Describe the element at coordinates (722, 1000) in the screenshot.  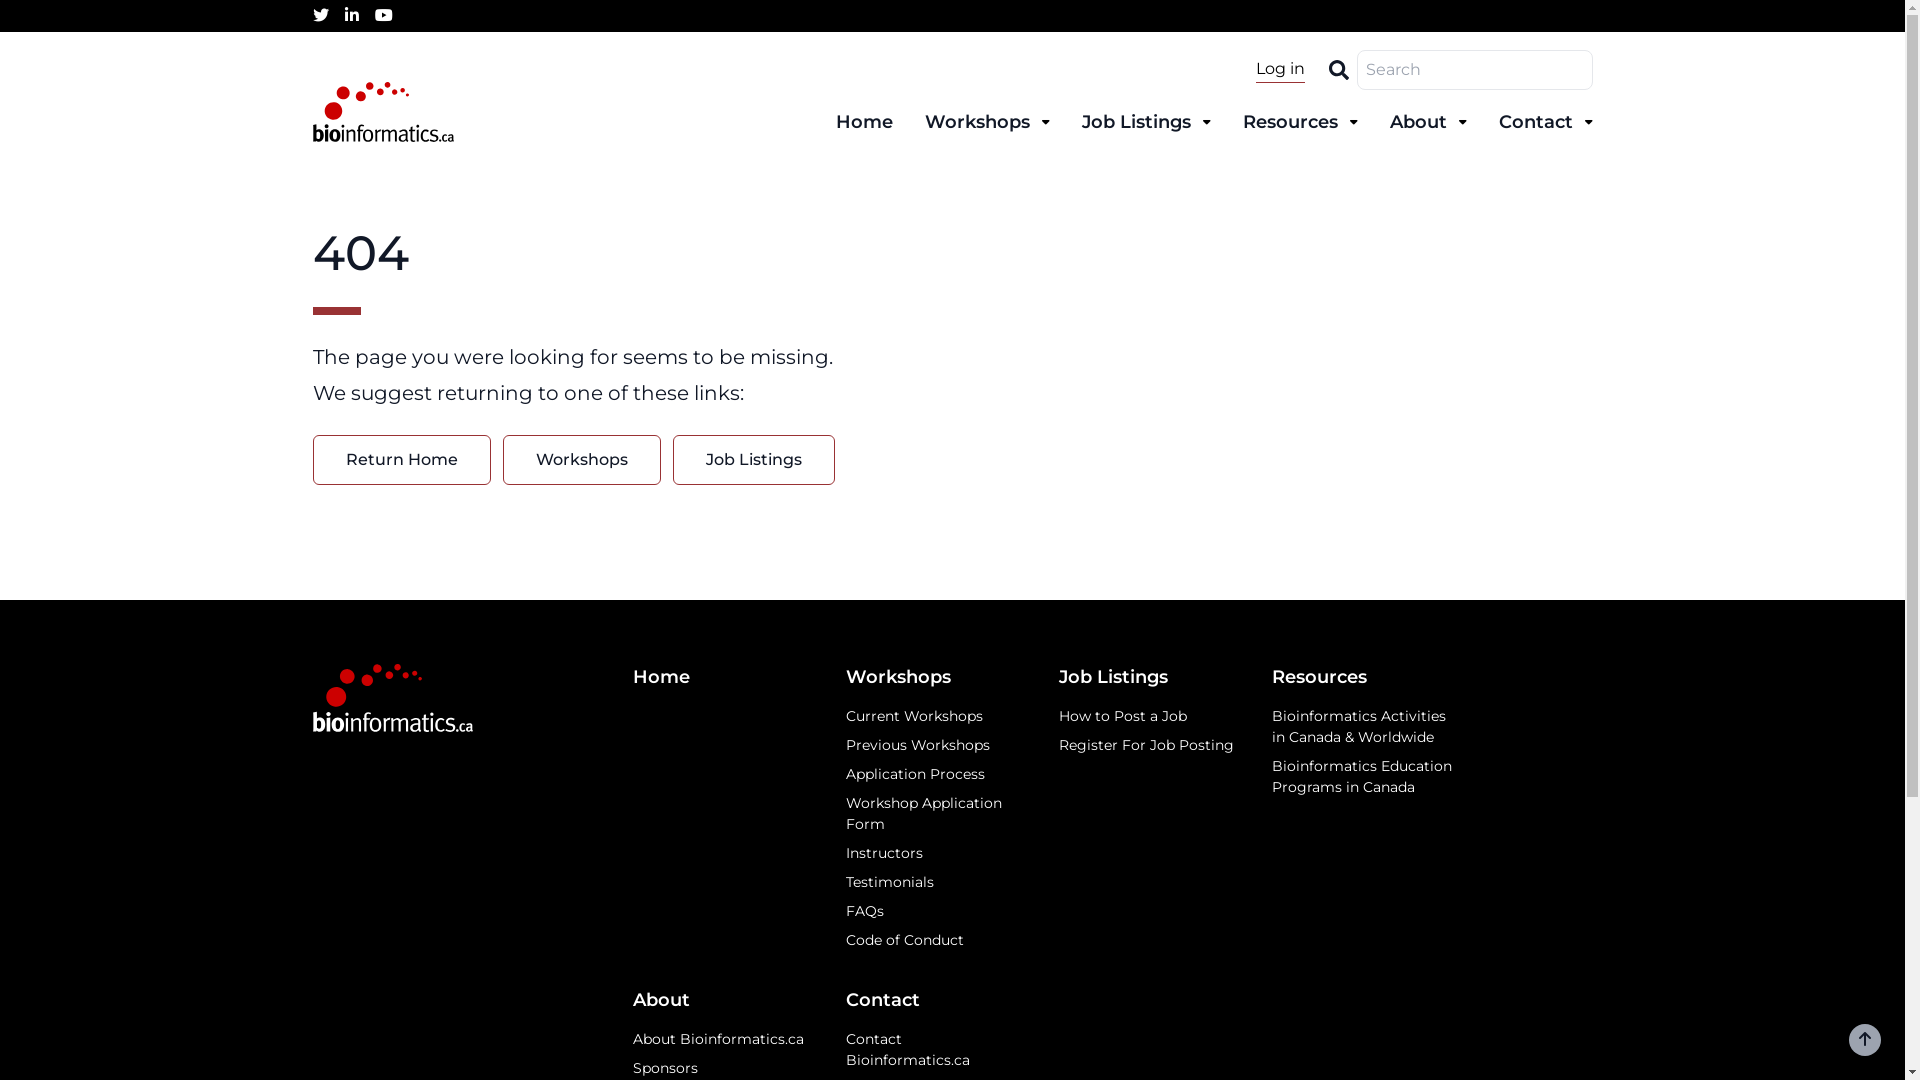
I see `'About'` at that location.